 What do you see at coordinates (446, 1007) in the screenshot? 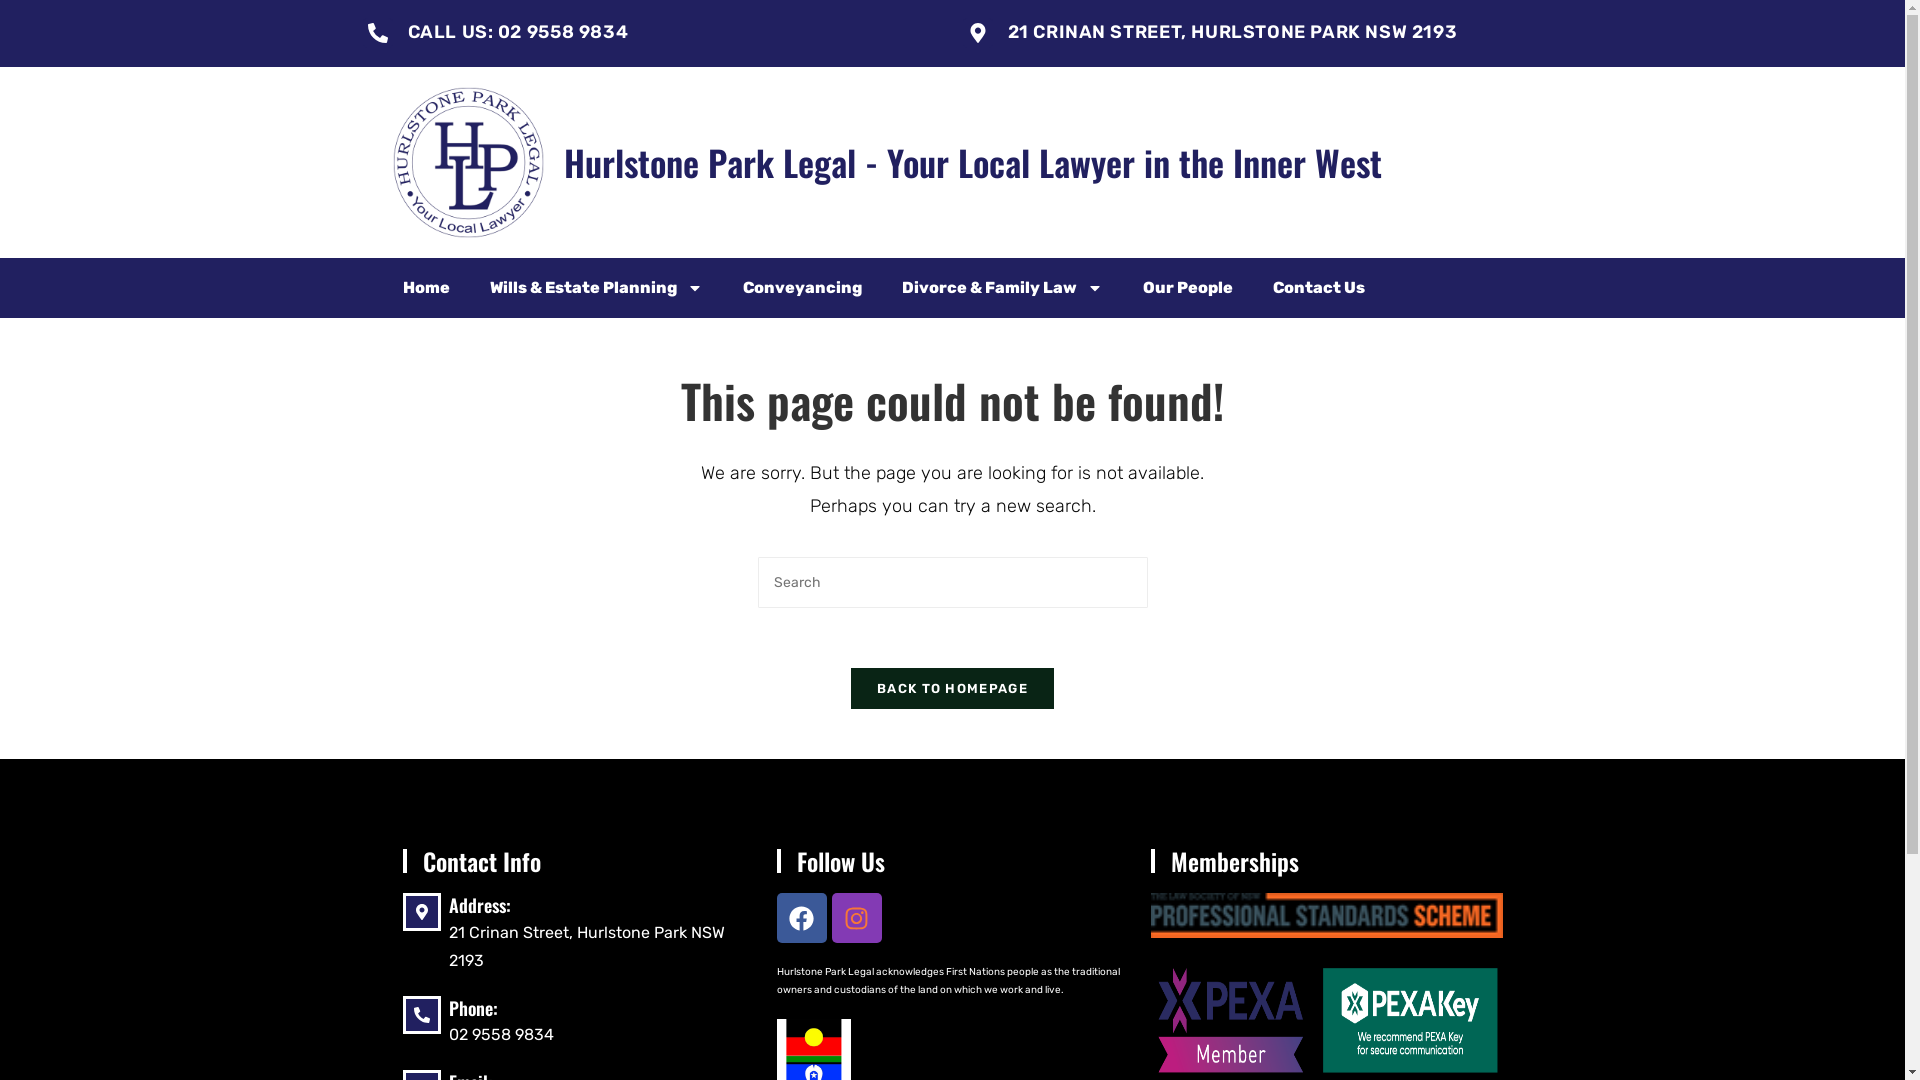
I see `'Phone:'` at bounding box center [446, 1007].